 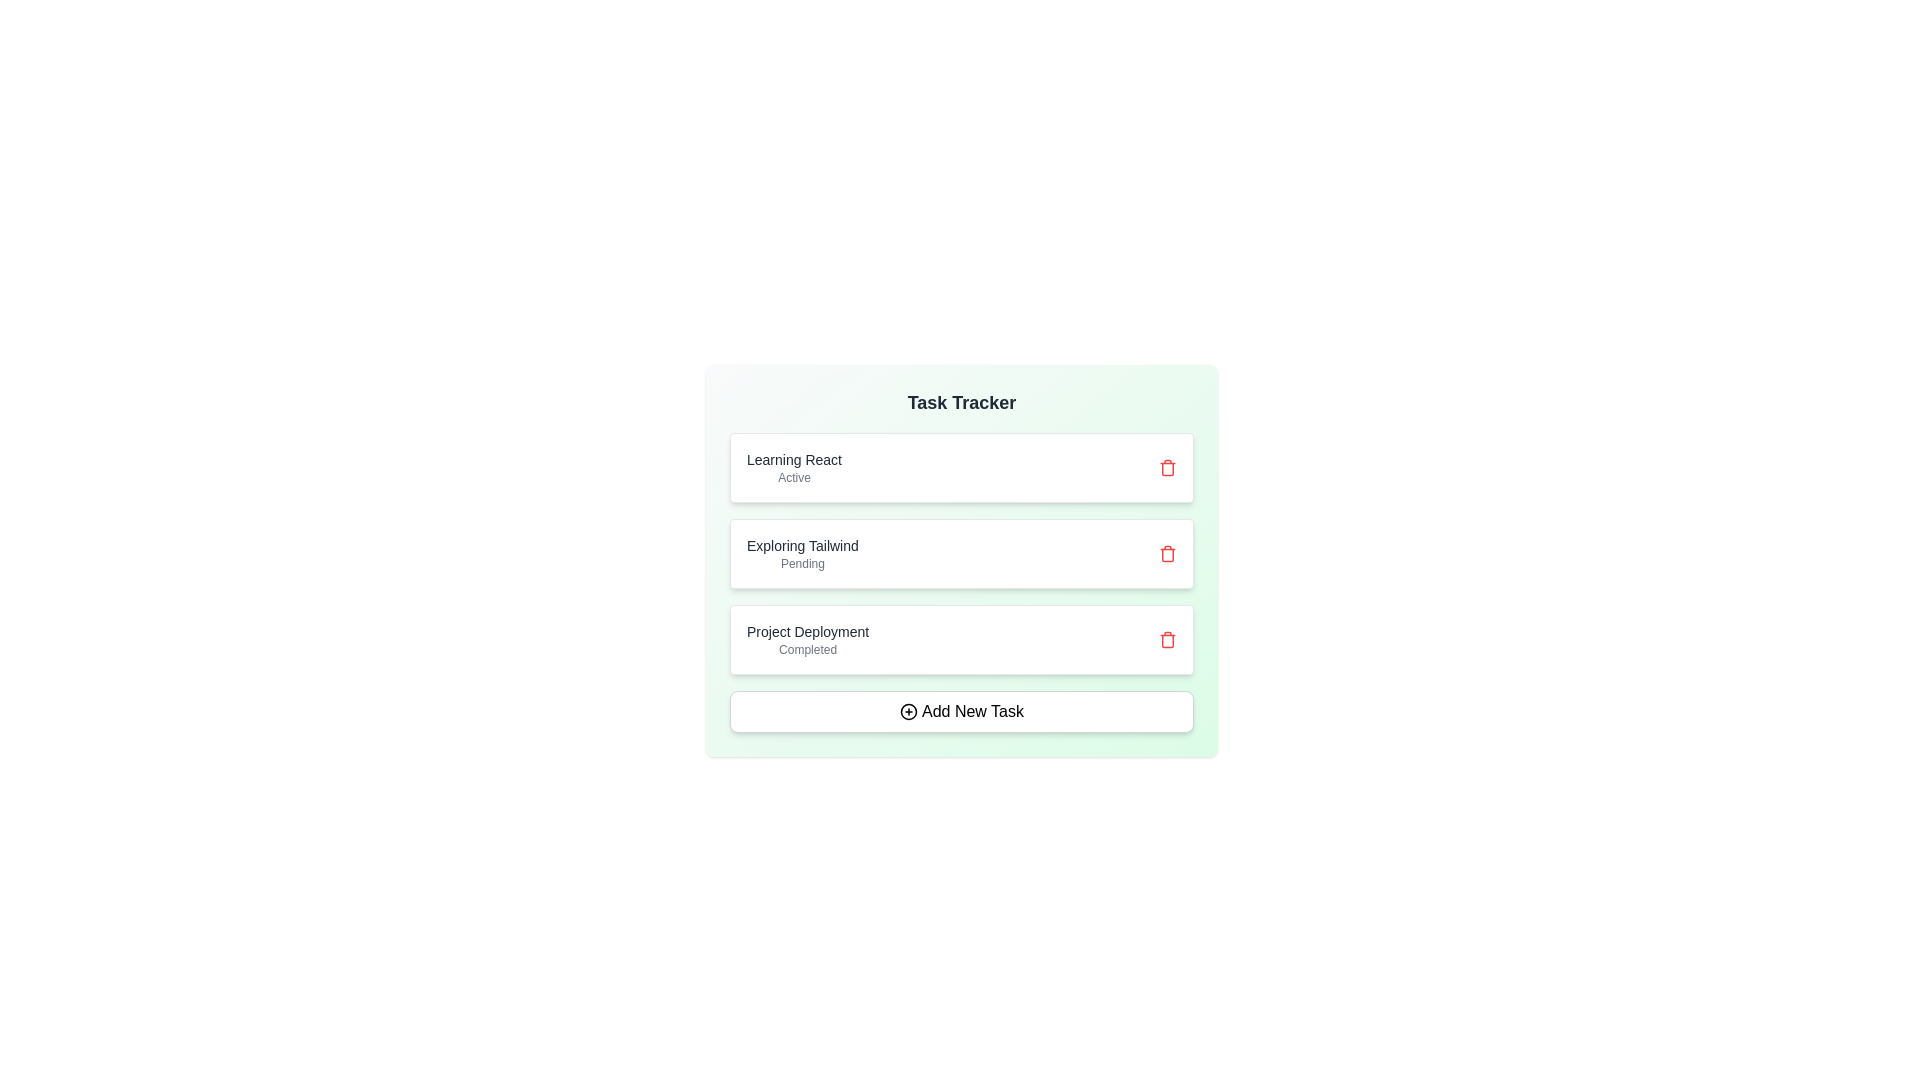 I want to click on the task card corresponding to Project Deployment, so click(x=961, y=640).